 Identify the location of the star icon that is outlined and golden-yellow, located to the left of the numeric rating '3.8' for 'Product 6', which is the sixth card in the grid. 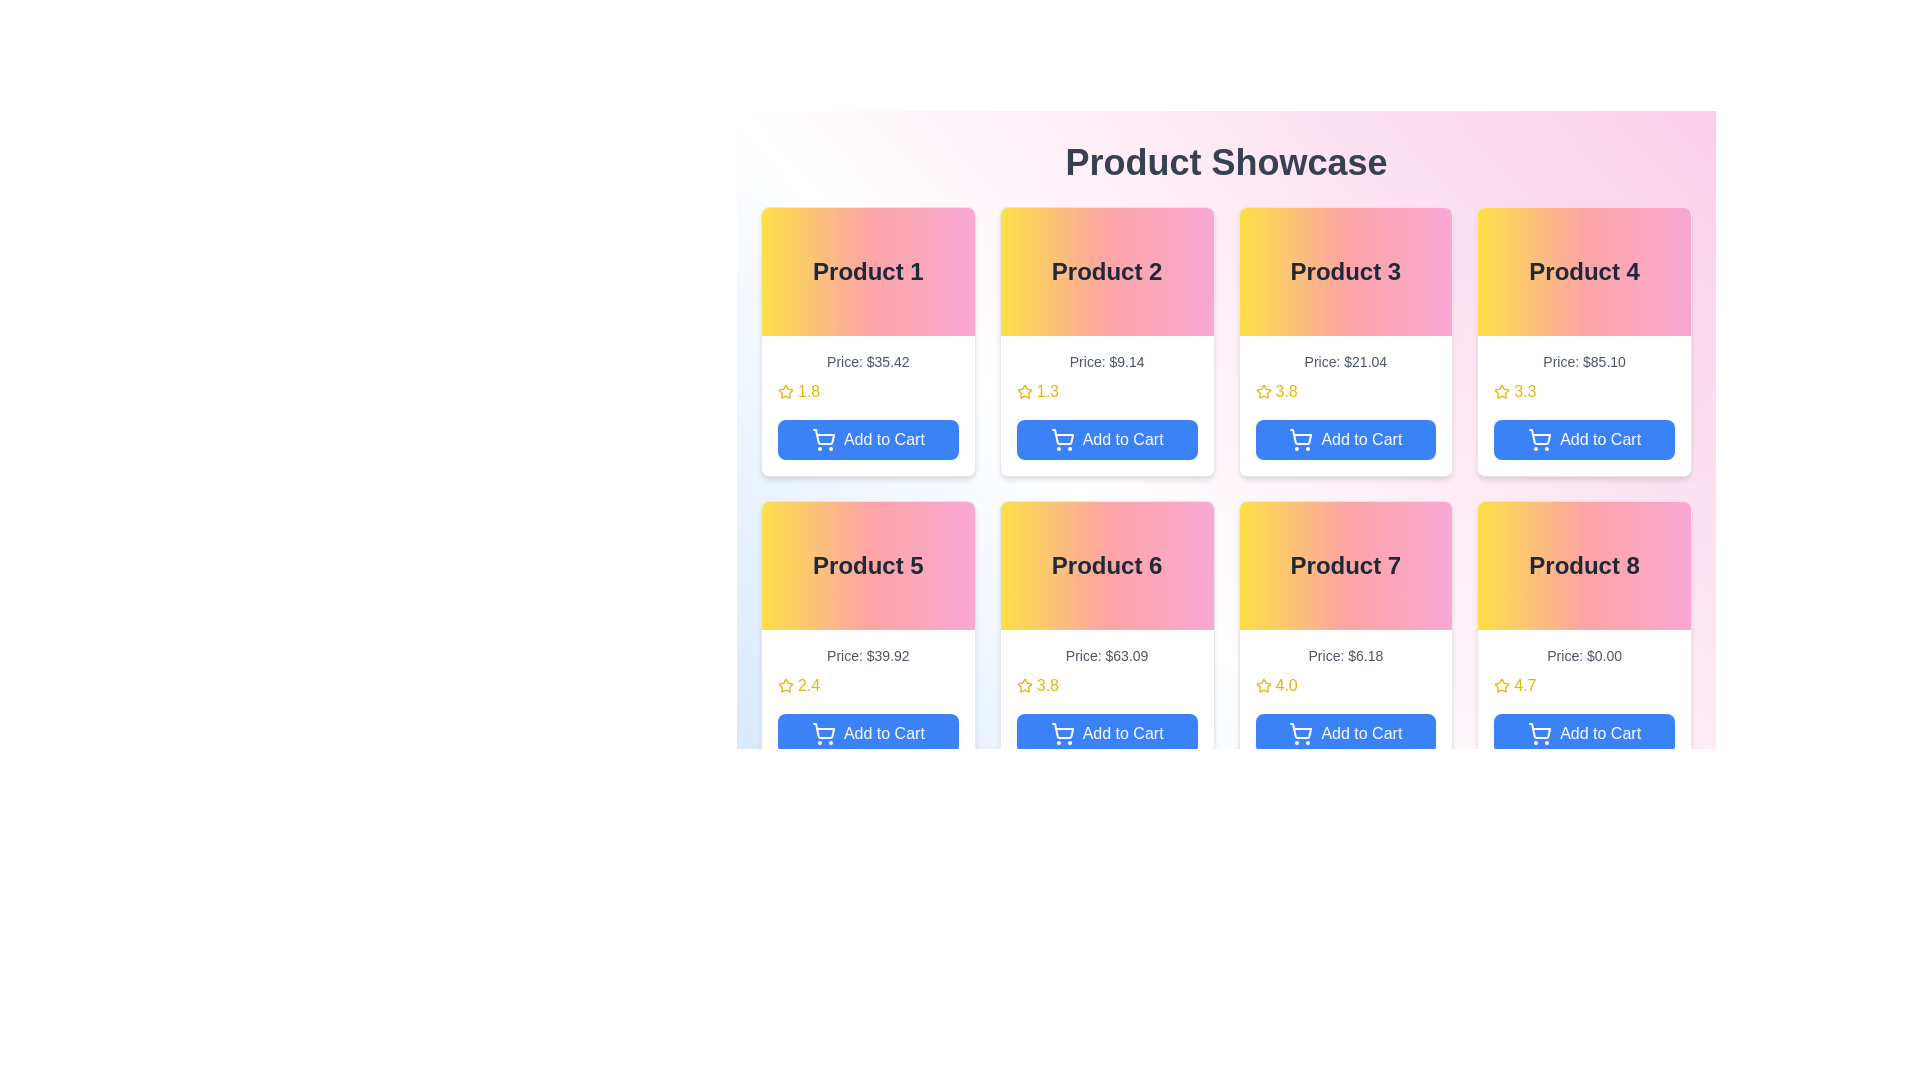
(1024, 684).